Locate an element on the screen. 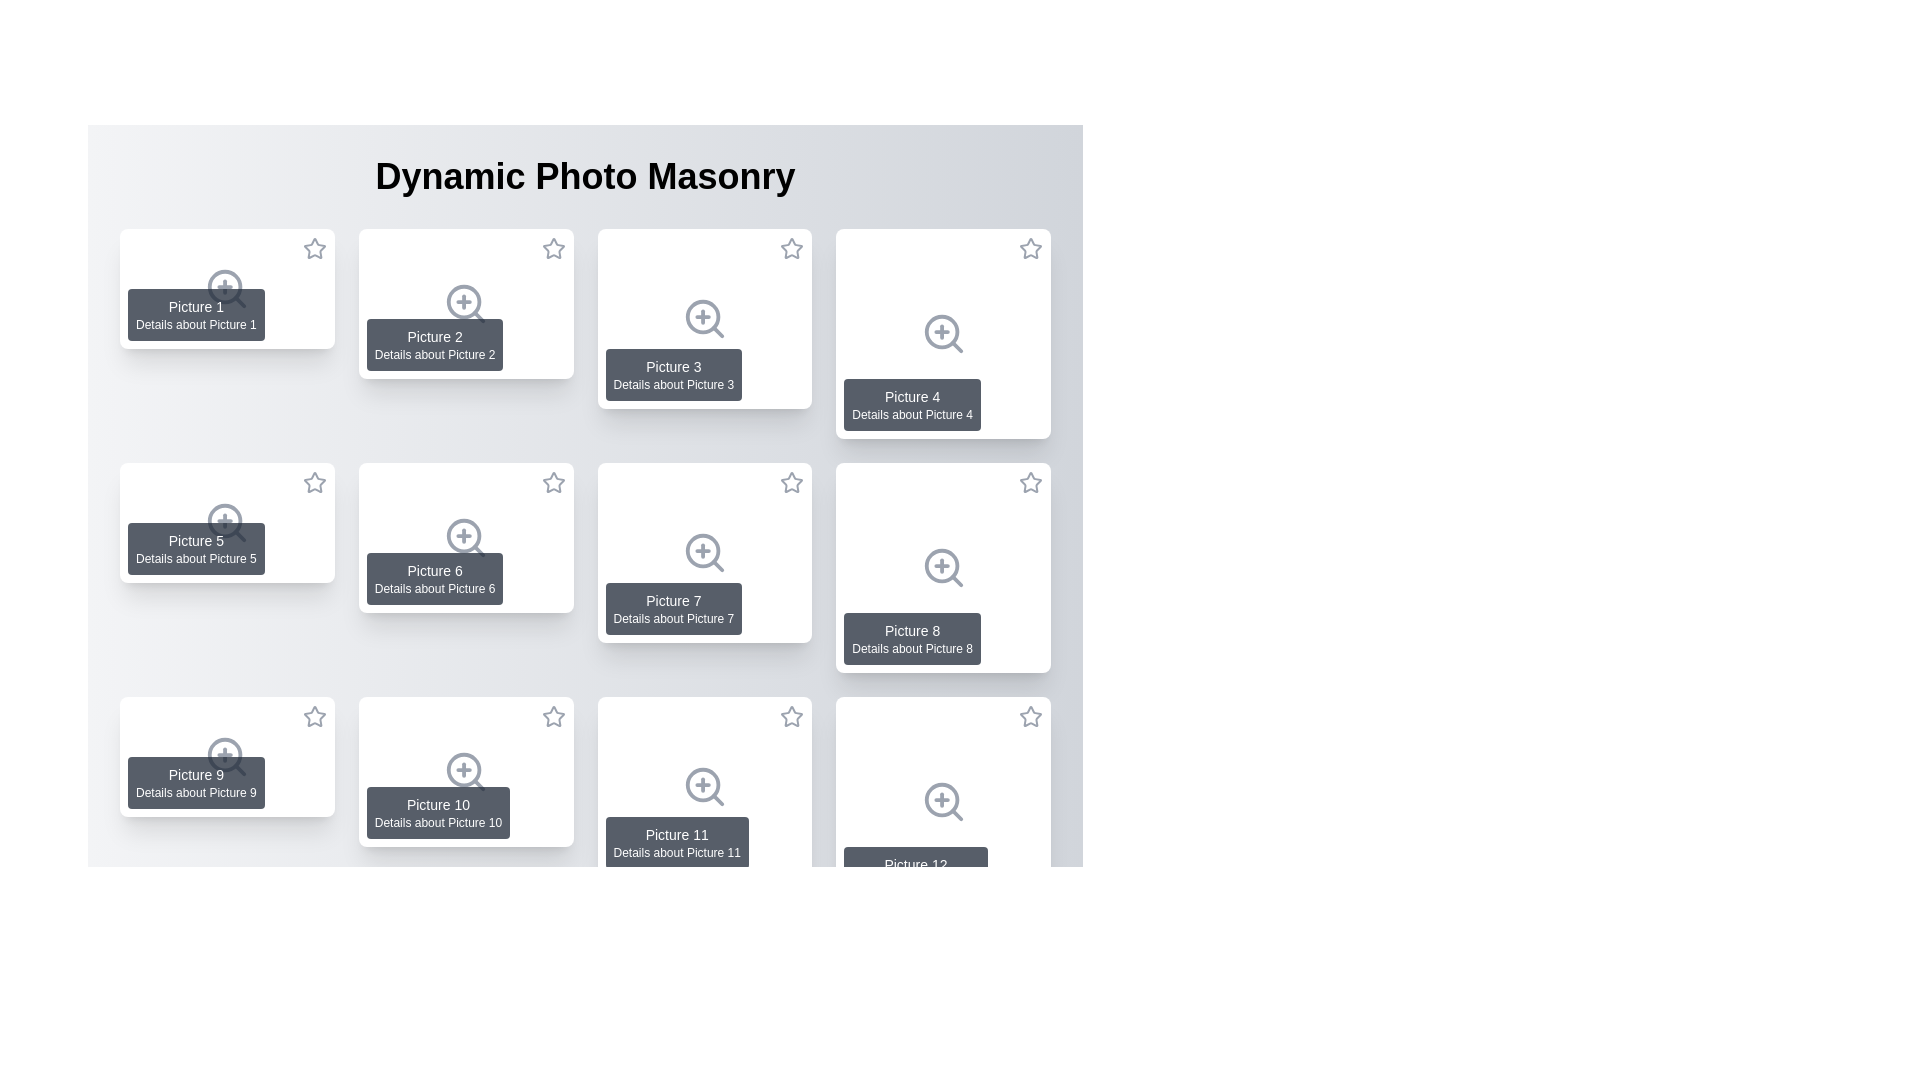  the star-shaped icon is located at coordinates (313, 720).